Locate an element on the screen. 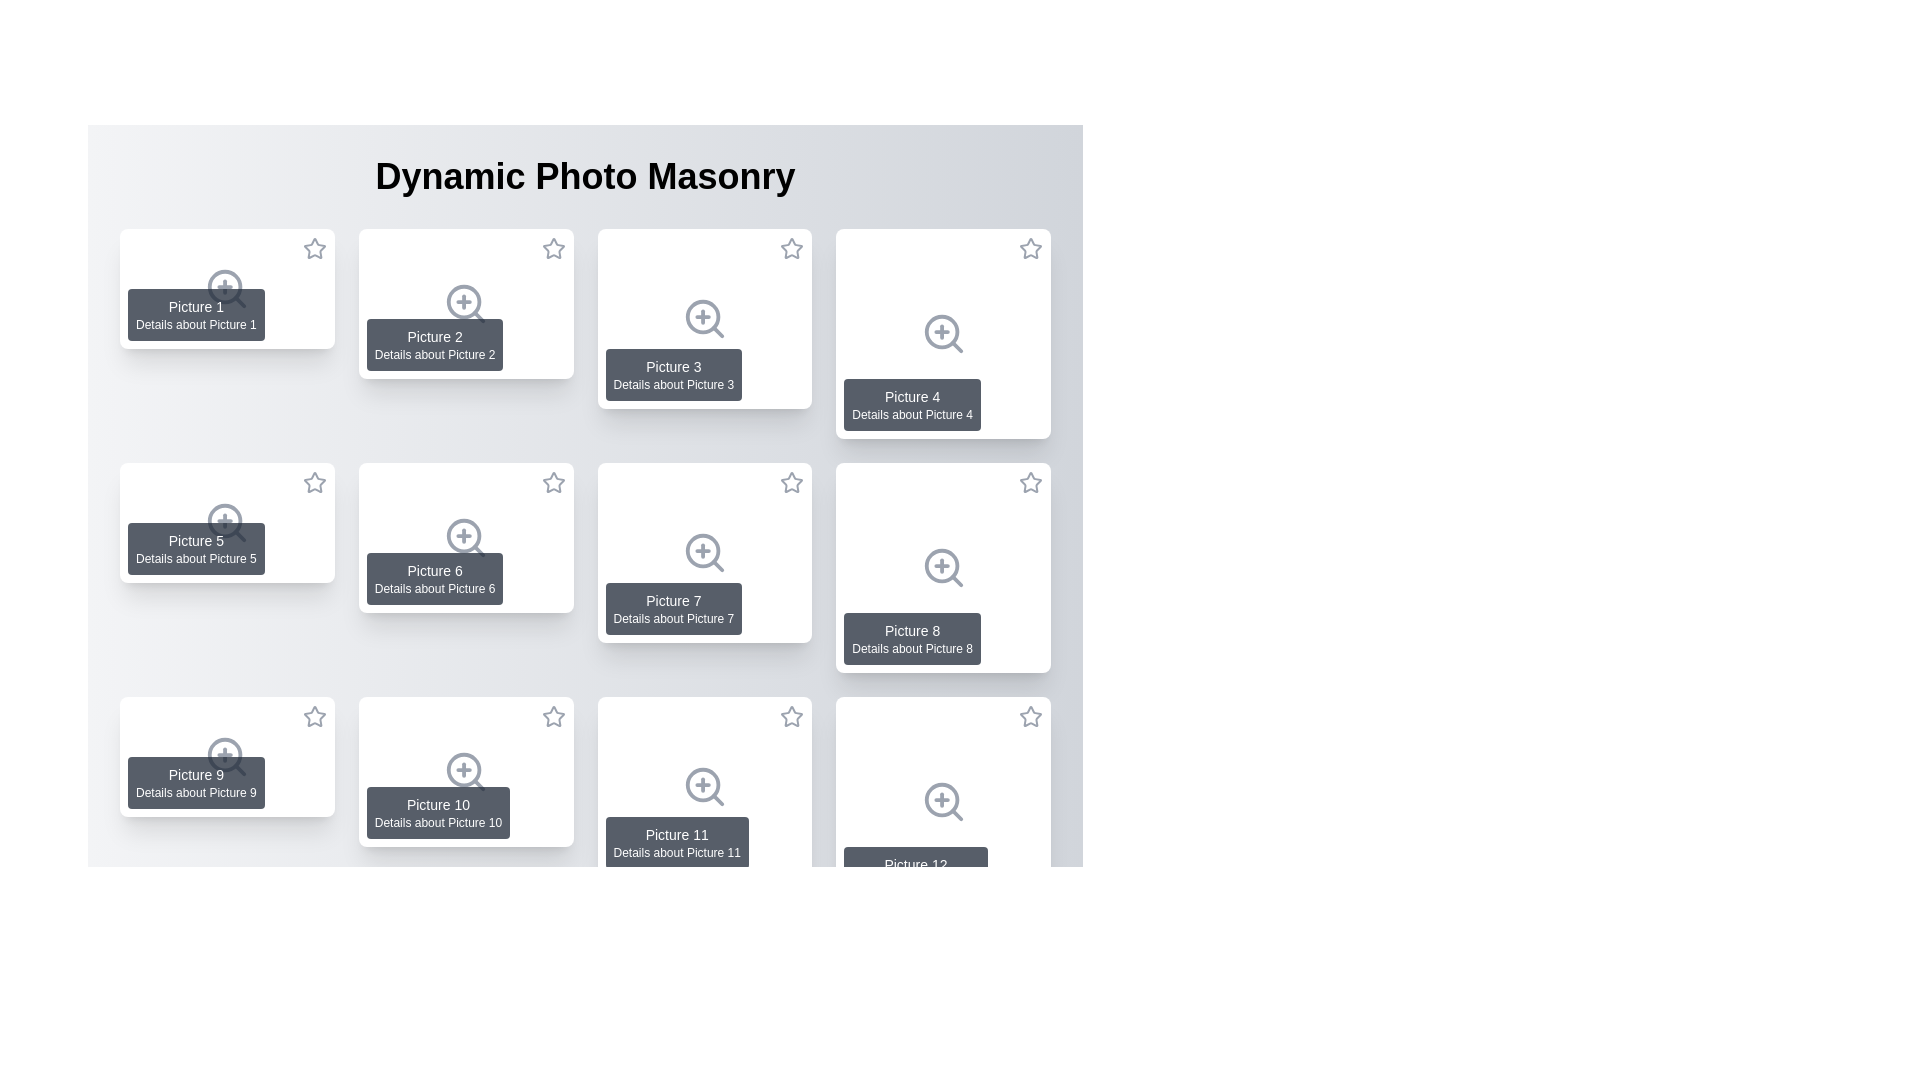  the star-shaped icon is located at coordinates (313, 720).